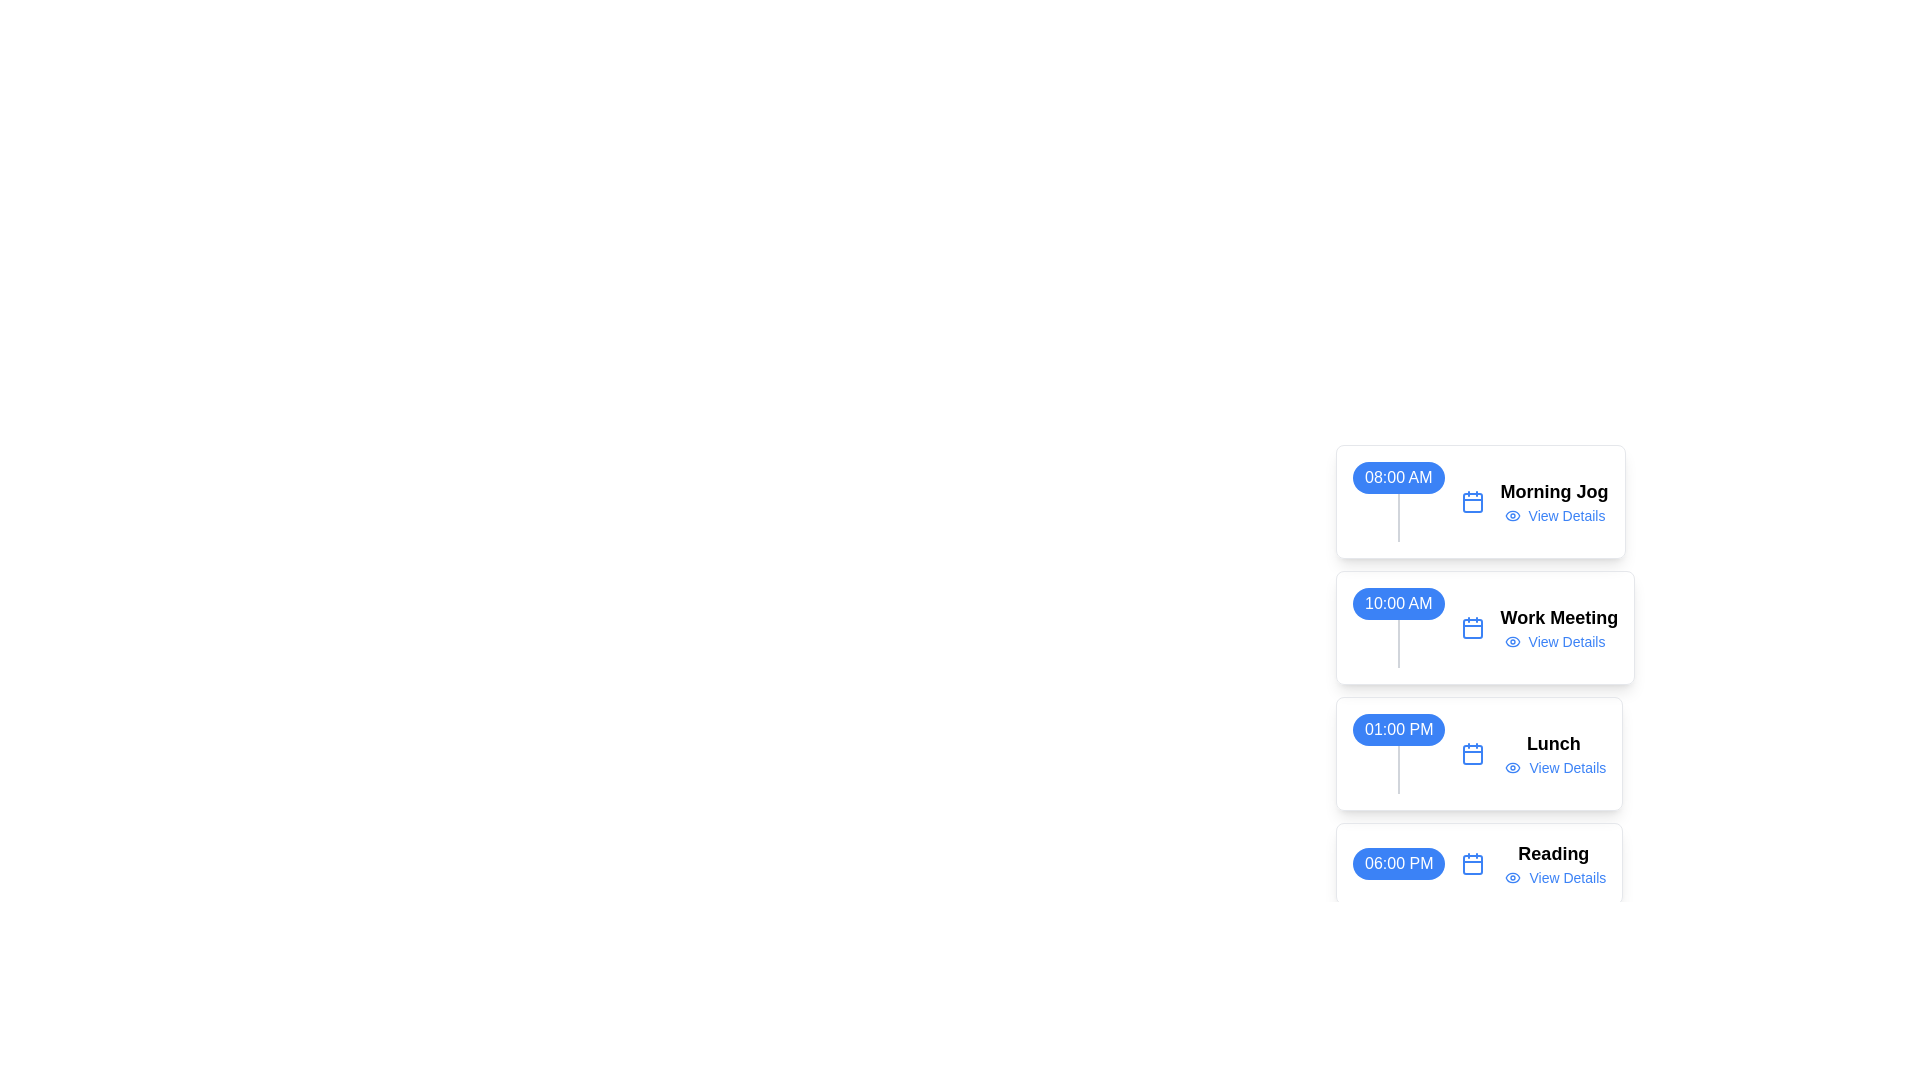 Image resolution: width=1920 pixels, height=1080 pixels. Describe the element at coordinates (1591, 648) in the screenshot. I see `the second hyperlink labeled 'View Details' within the 'Work Meeting' segment` at that location.